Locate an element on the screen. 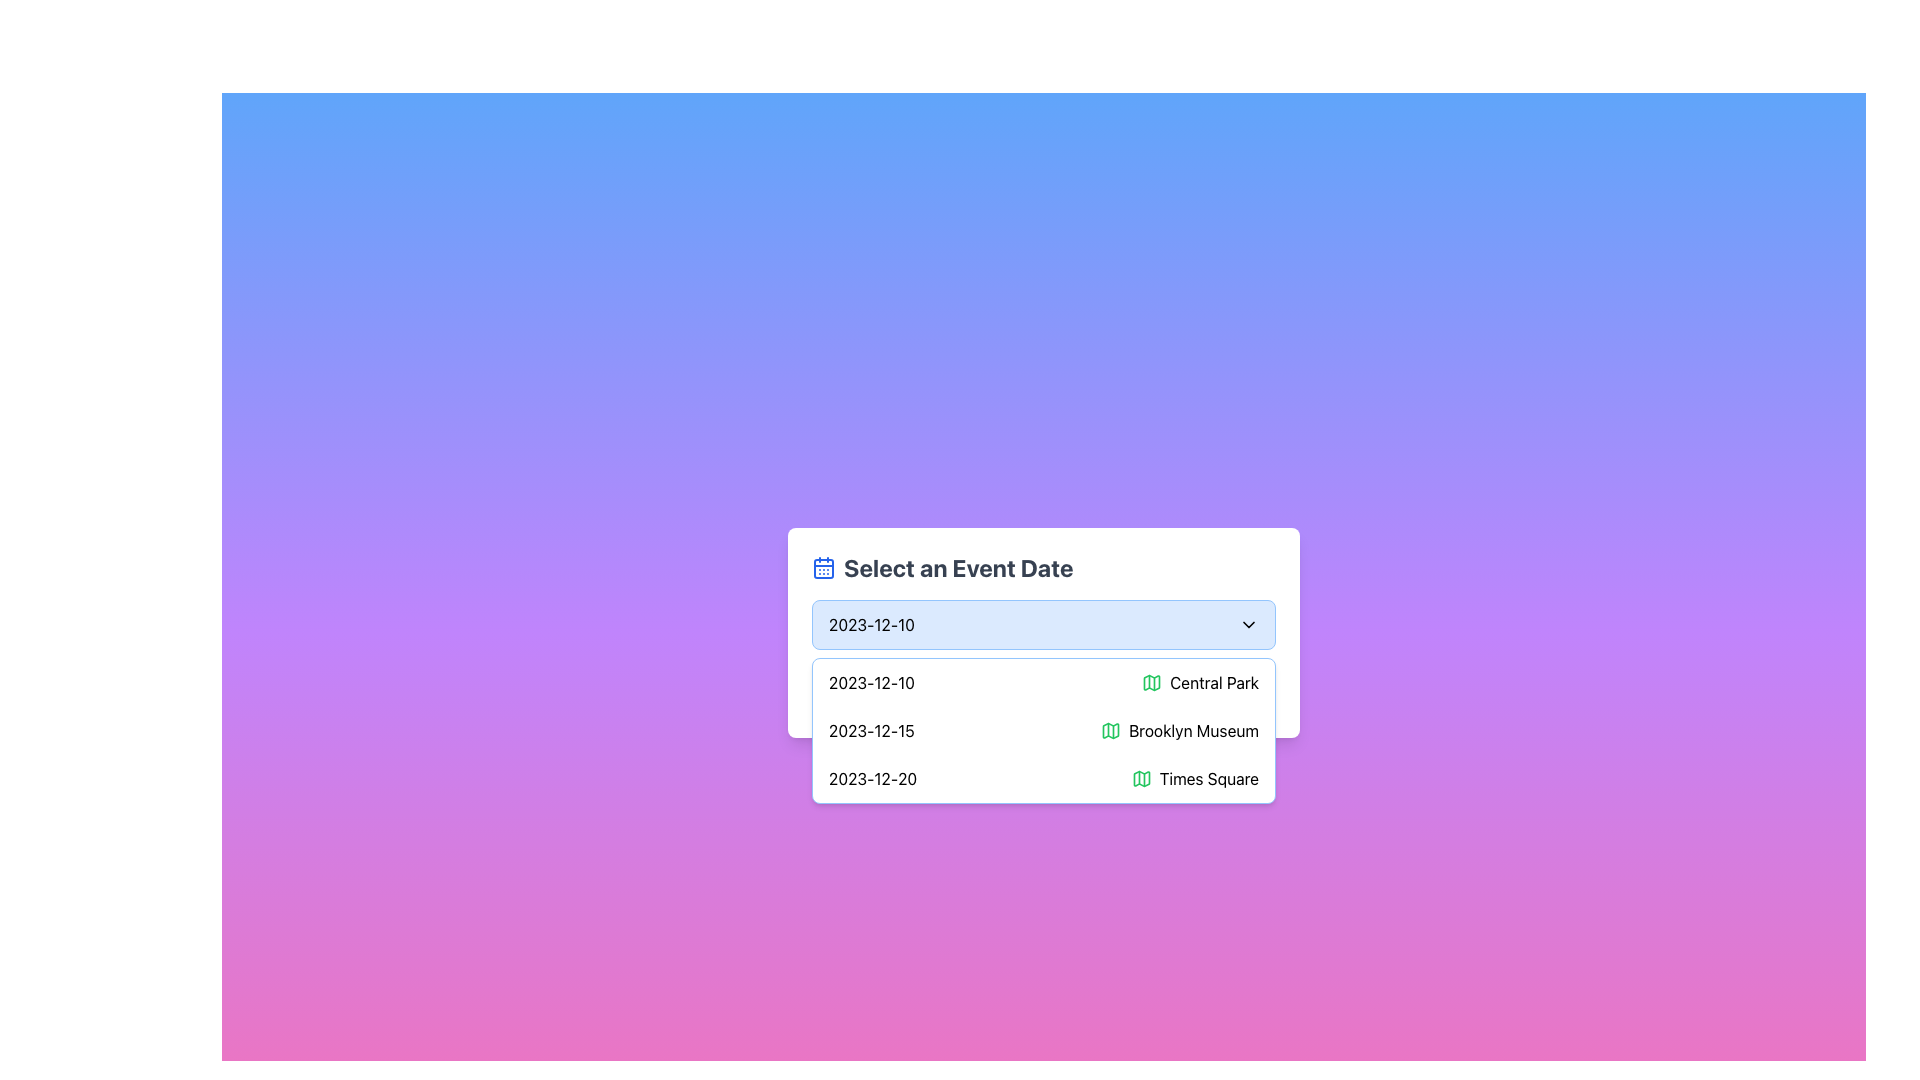 Image resolution: width=1920 pixels, height=1080 pixels. the icon representing map-related actions for 'Brooklyn Museum', located to the left of the text 'Brooklyn Museum' is located at coordinates (1110, 731).